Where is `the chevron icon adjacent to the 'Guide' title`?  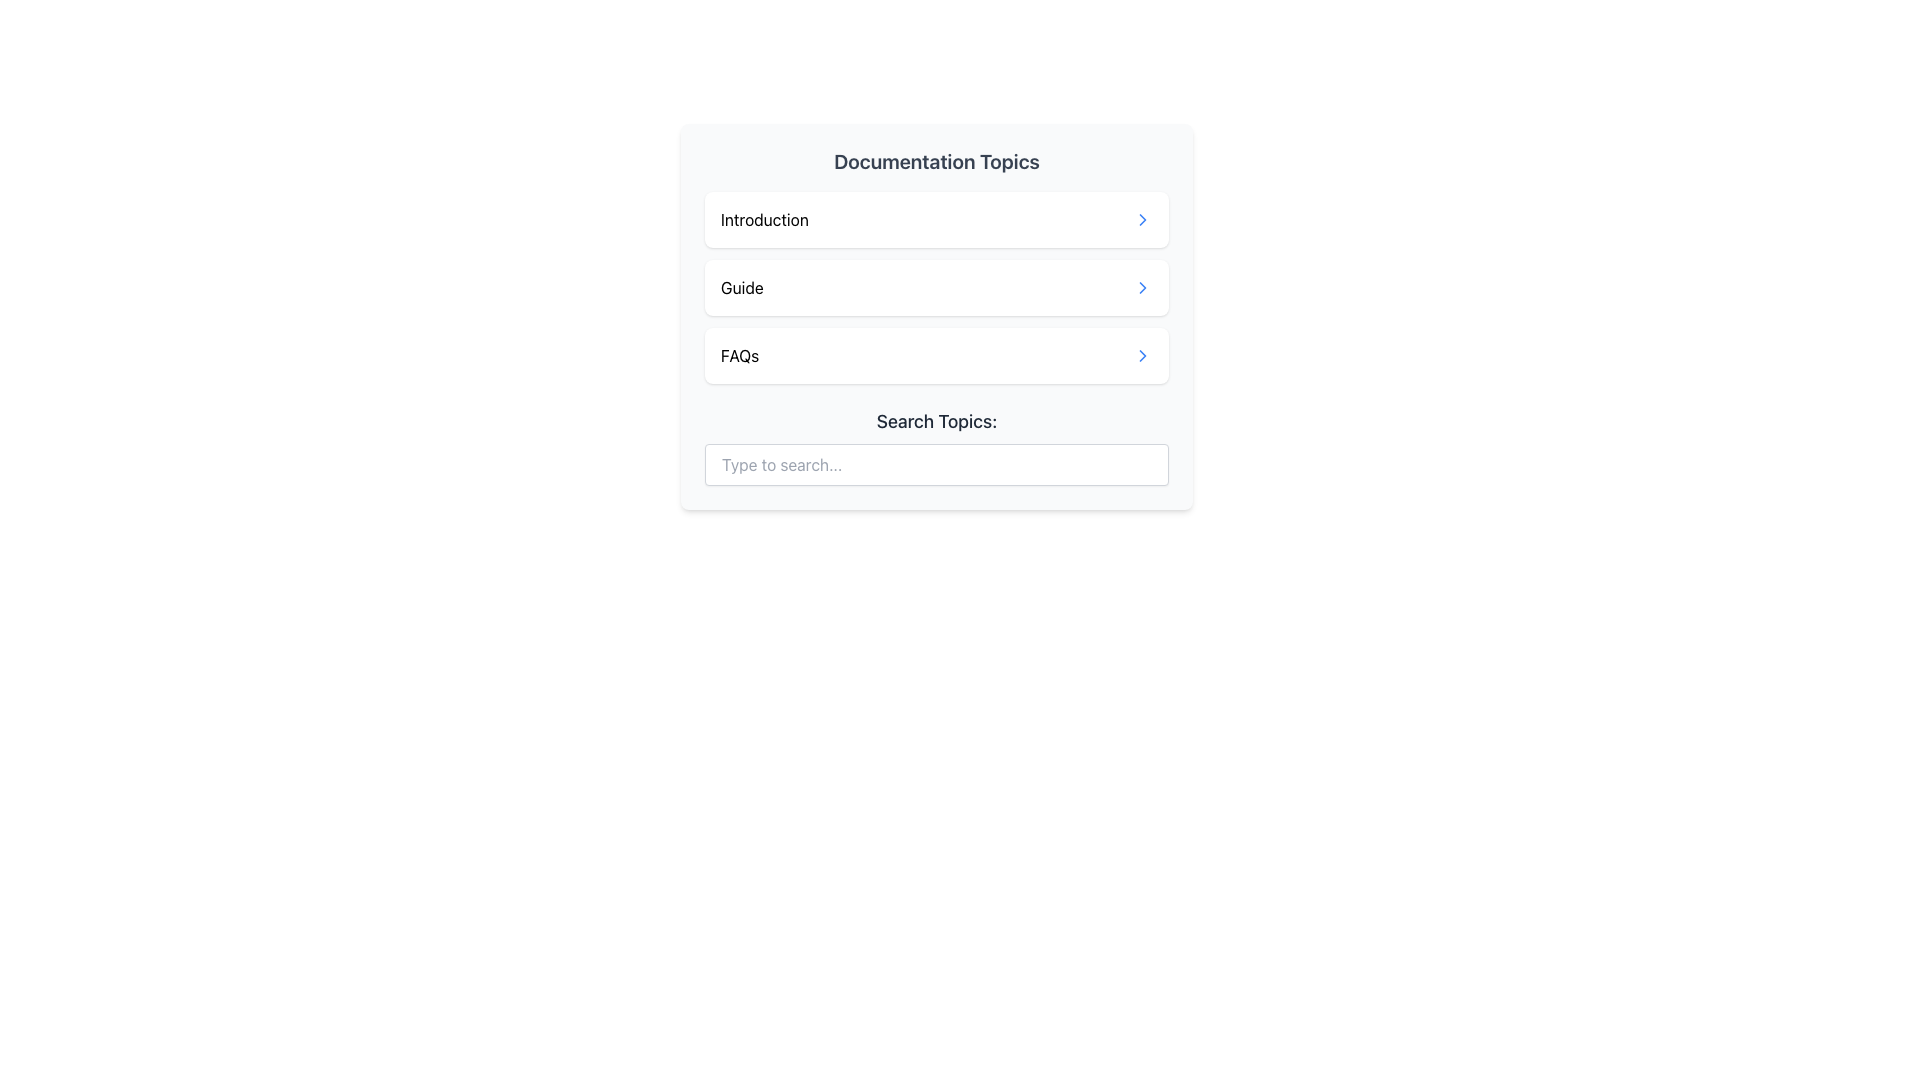
the chevron icon adjacent to the 'Guide' title is located at coordinates (1142, 288).